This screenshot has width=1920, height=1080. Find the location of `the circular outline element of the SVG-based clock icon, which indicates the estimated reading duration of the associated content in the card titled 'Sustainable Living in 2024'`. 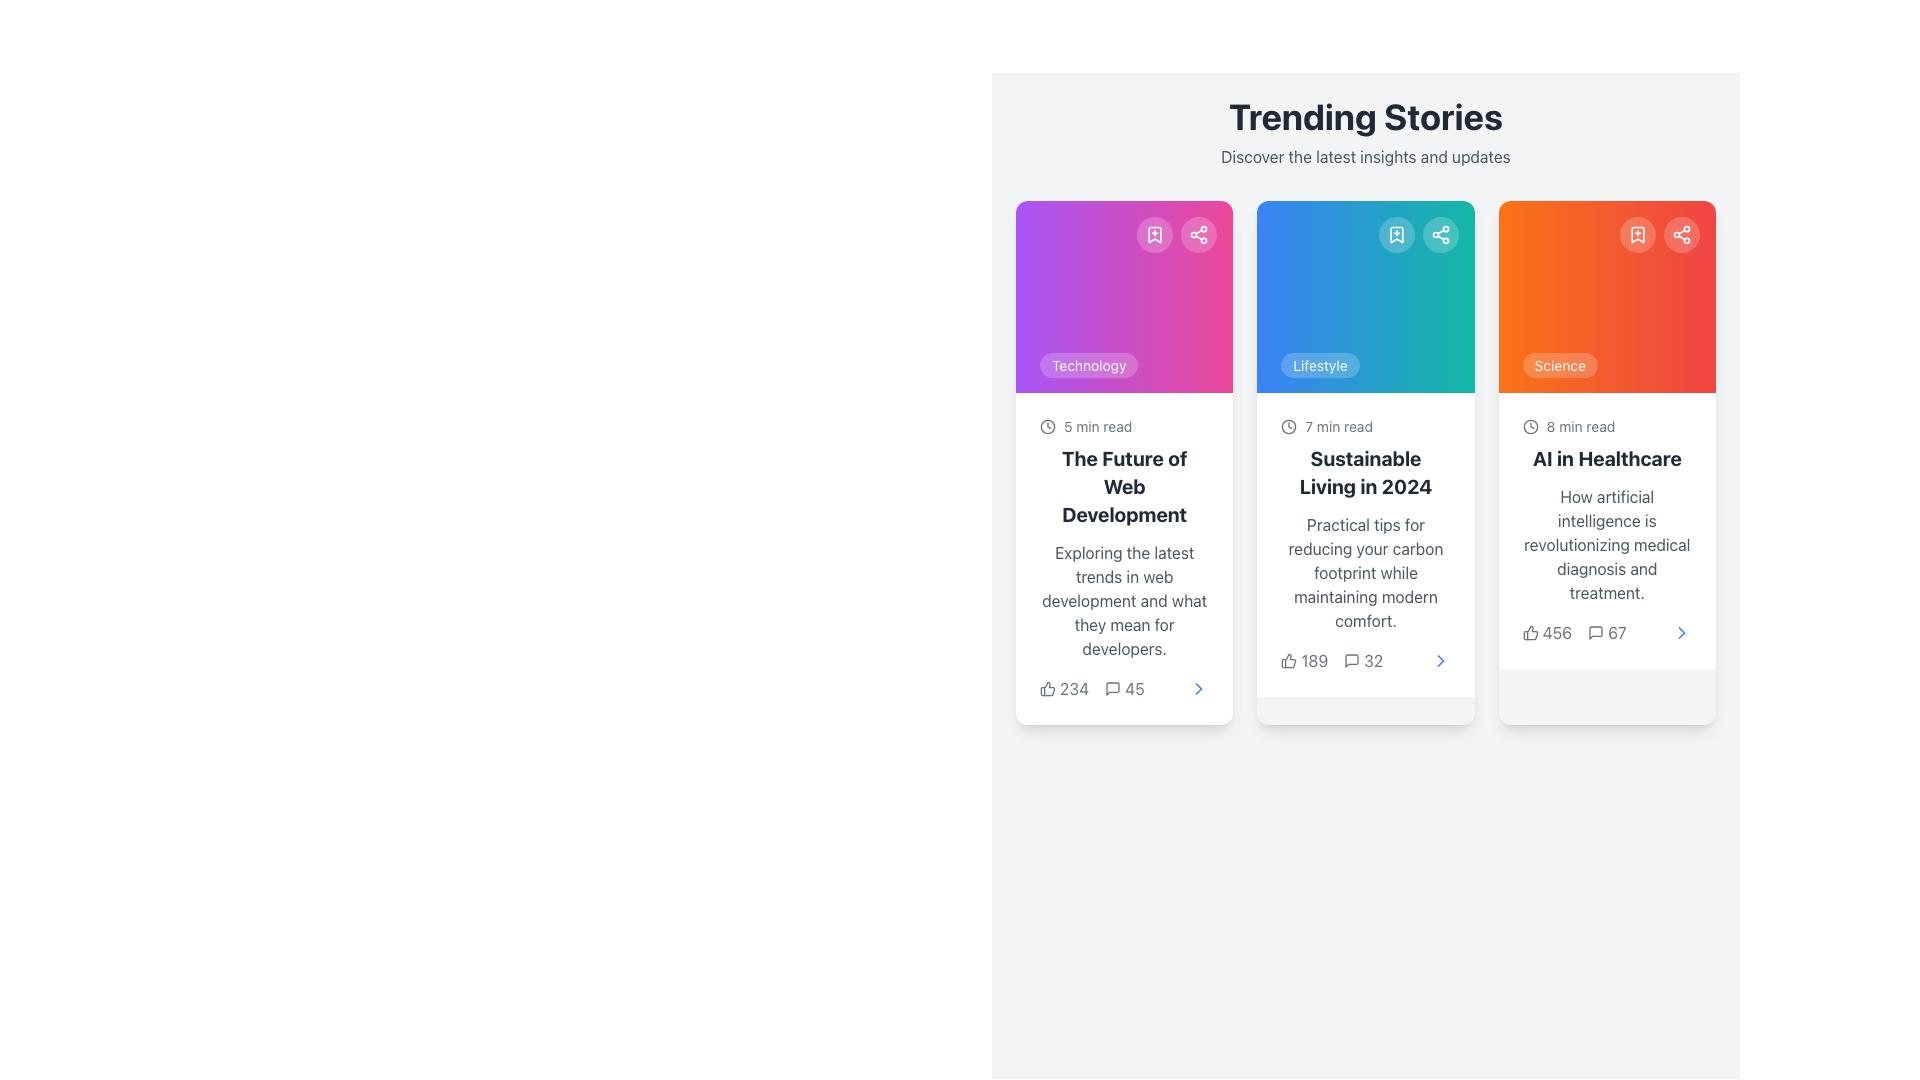

the circular outline element of the SVG-based clock icon, which indicates the estimated reading duration of the associated content in the card titled 'Sustainable Living in 2024' is located at coordinates (1046, 426).